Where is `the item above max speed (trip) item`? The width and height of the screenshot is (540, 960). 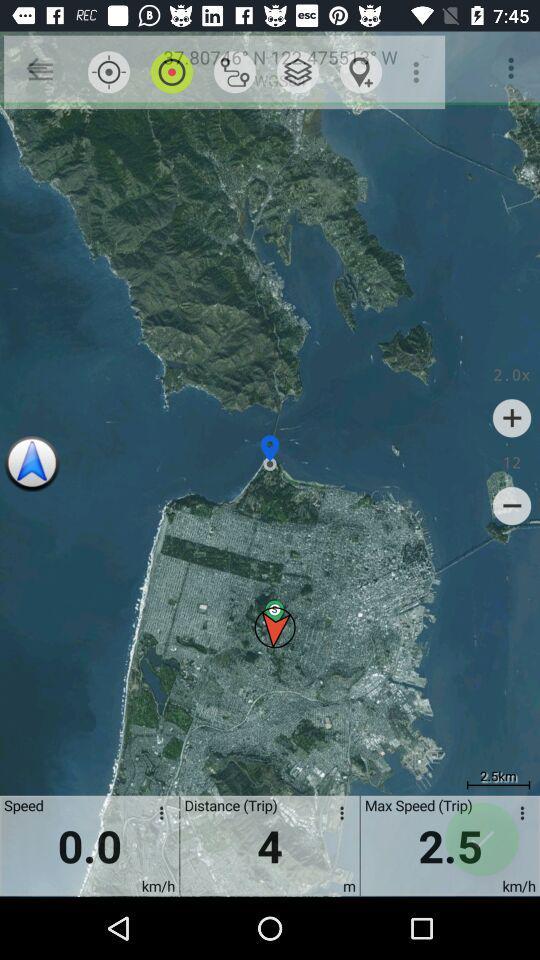 the item above max speed (trip) item is located at coordinates (417, 72).